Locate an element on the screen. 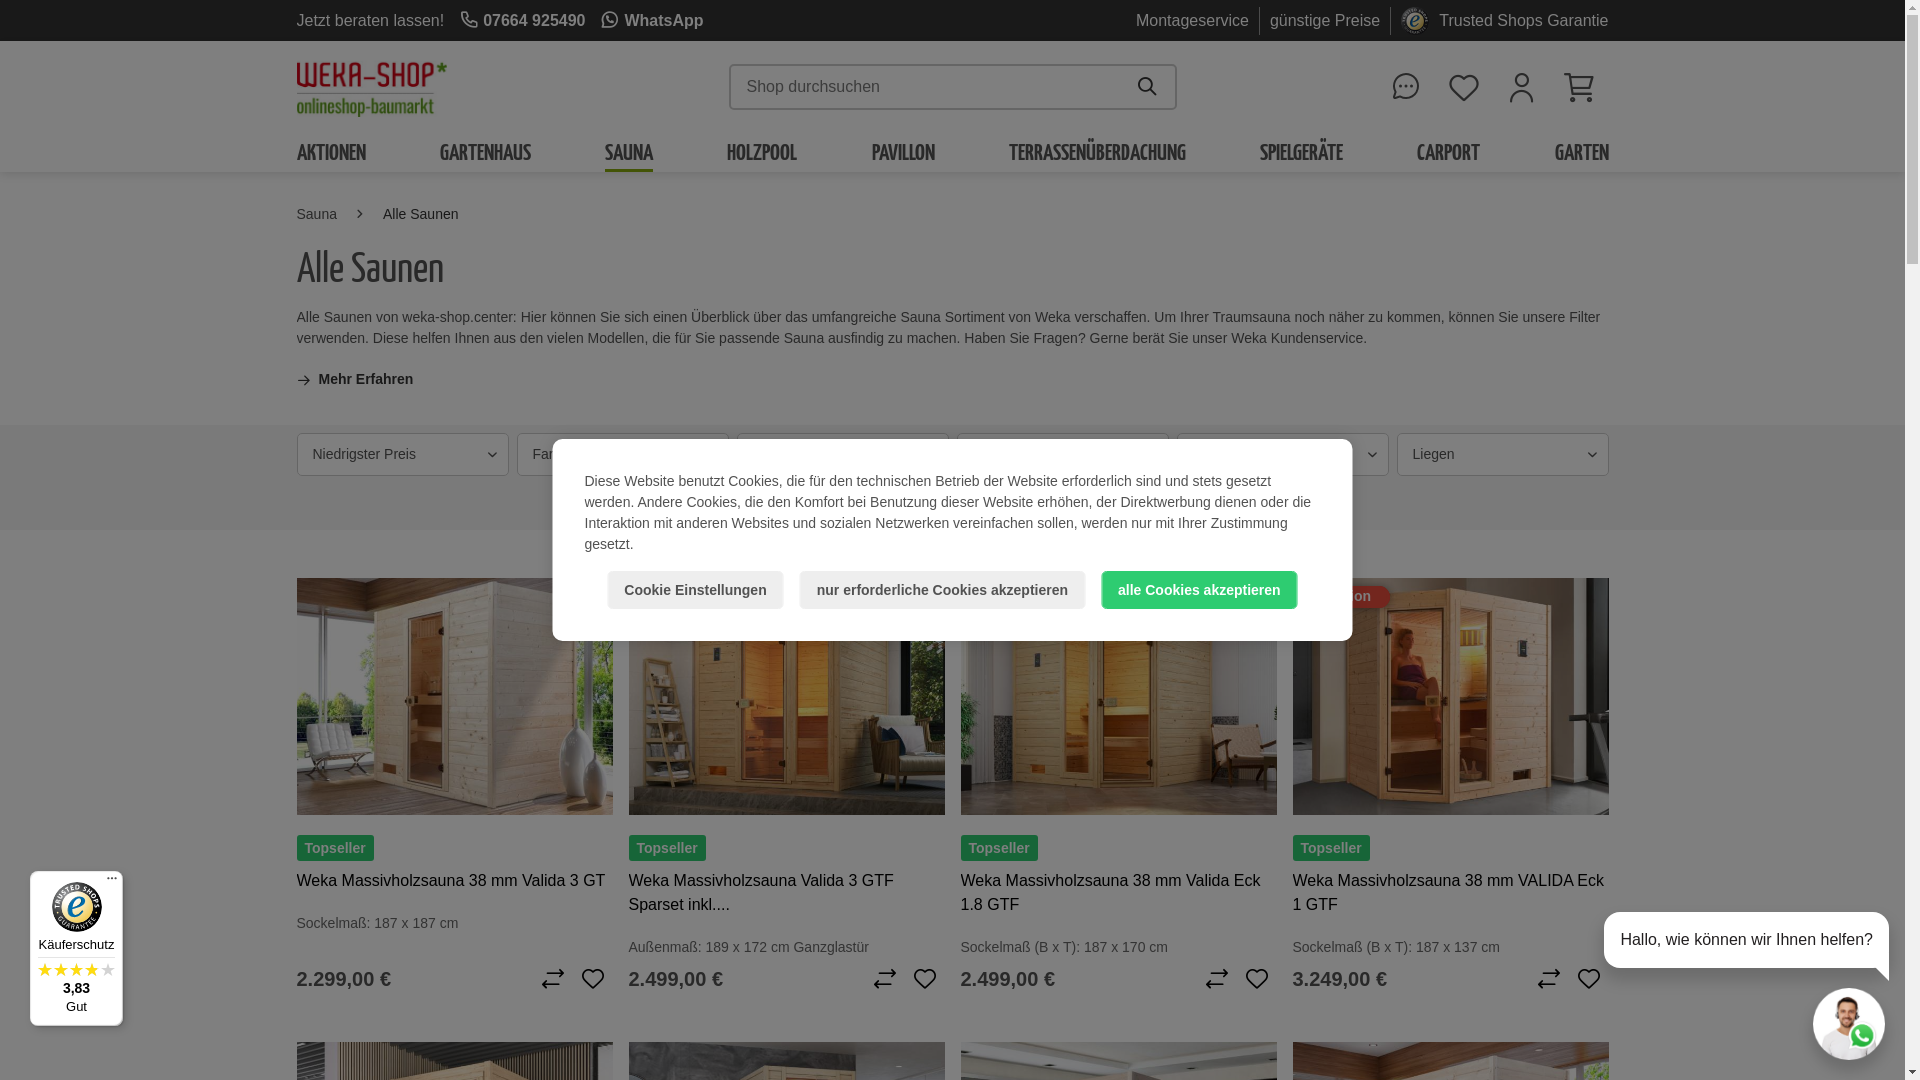  'Weka Massivholzsauna 38 mm VALIDA Eck 1 GTF' is located at coordinates (1449, 892).